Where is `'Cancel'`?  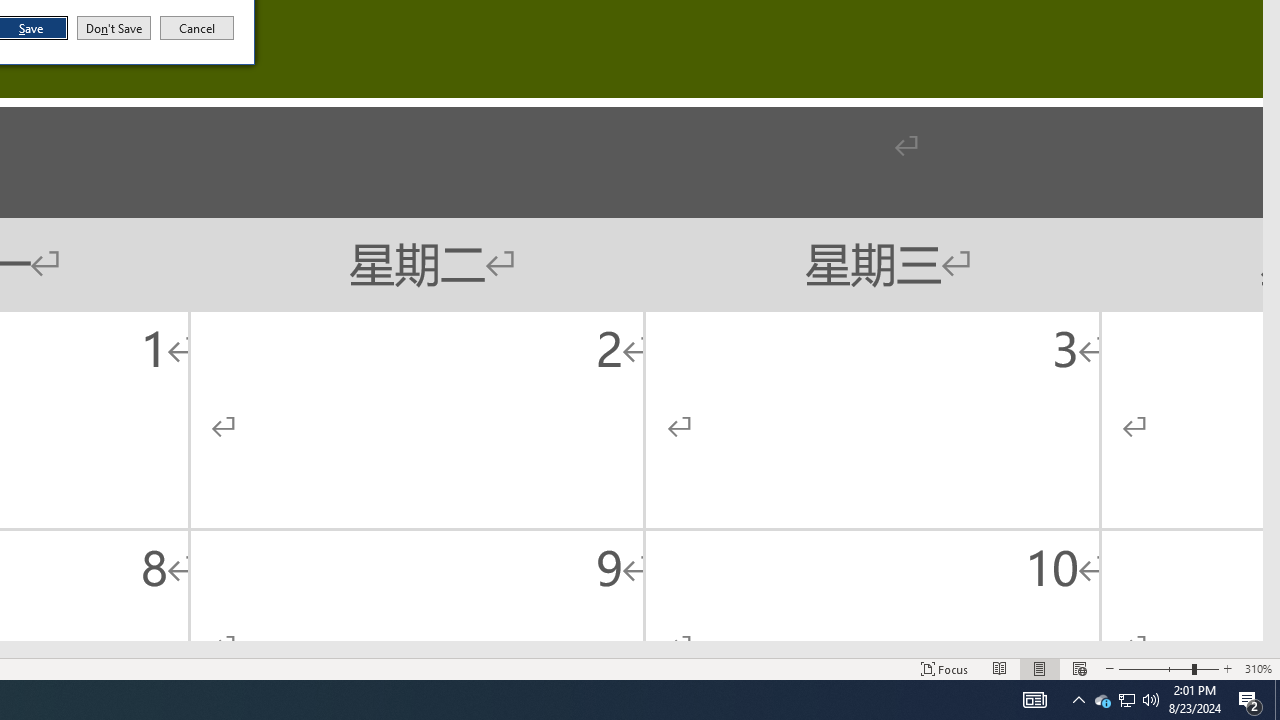
'Cancel' is located at coordinates (197, 28).